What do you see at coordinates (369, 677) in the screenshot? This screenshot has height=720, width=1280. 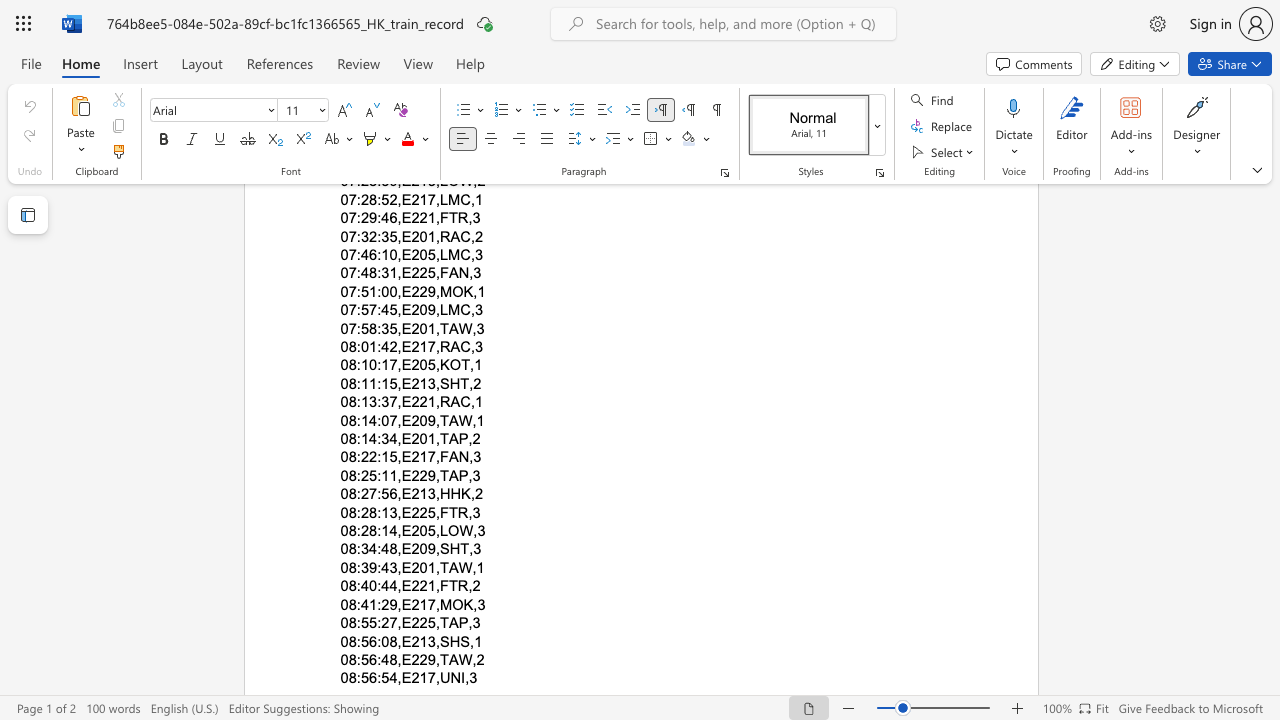 I see `the subset text "6:54,E217,UN" within the text "08:56:54,E217,UNI,3"` at bounding box center [369, 677].